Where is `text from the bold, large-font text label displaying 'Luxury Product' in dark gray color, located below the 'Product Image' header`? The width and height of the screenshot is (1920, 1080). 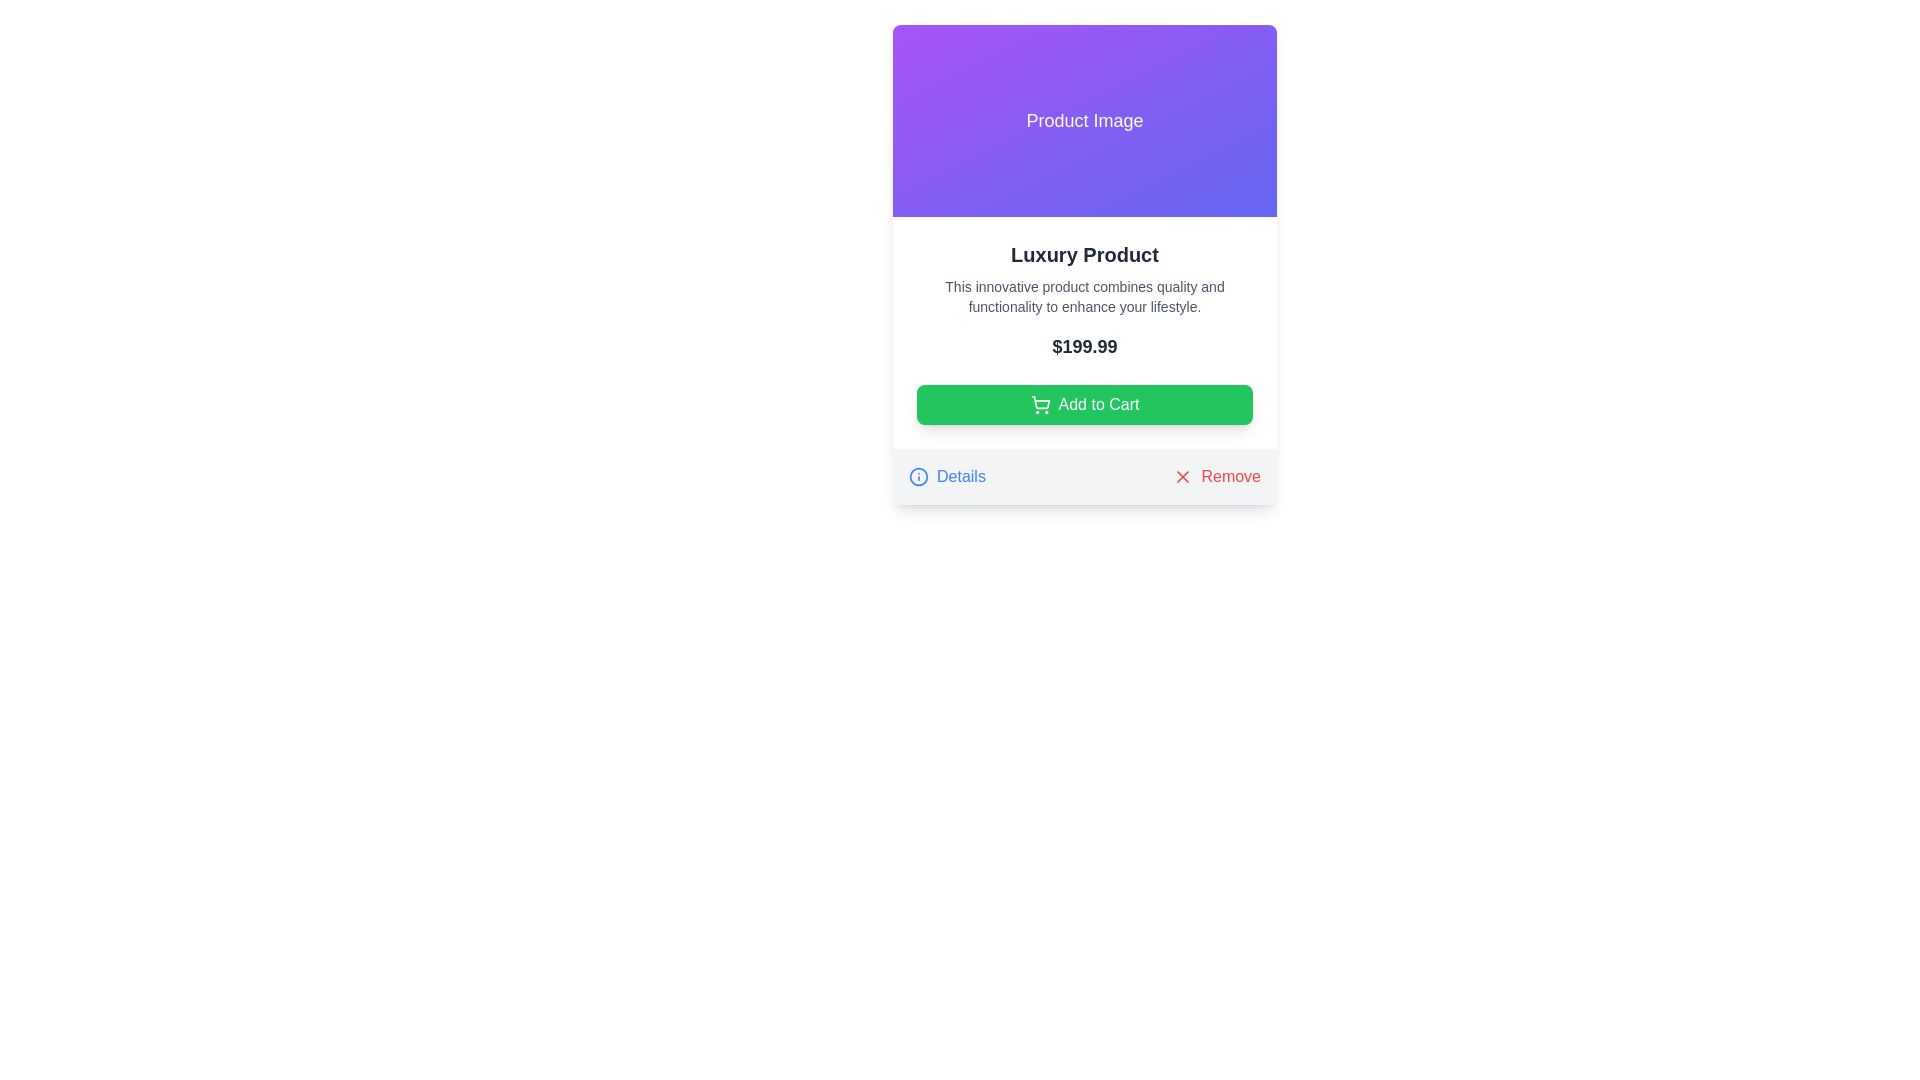 text from the bold, large-font text label displaying 'Luxury Product' in dark gray color, located below the 'Product Image' header is located at coordinates (1083, 253).